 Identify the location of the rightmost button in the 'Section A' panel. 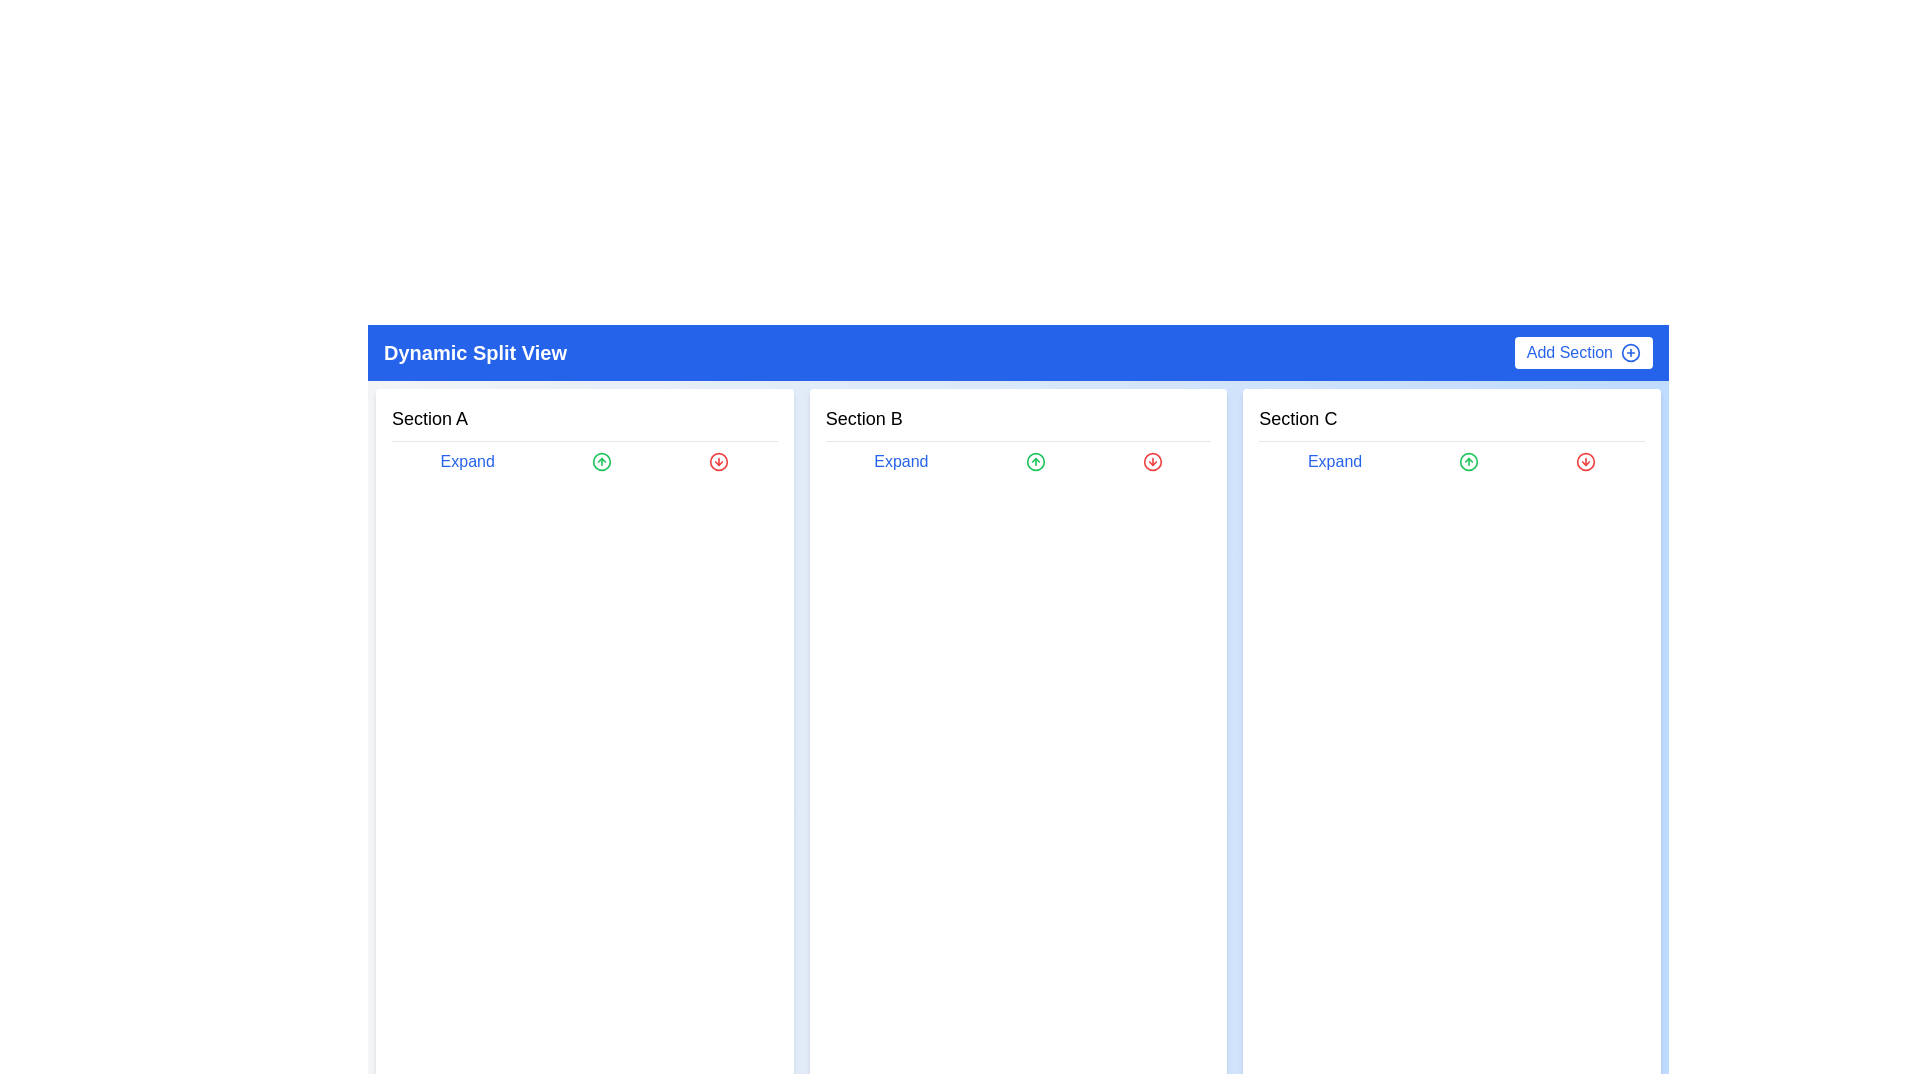
(719, 462).